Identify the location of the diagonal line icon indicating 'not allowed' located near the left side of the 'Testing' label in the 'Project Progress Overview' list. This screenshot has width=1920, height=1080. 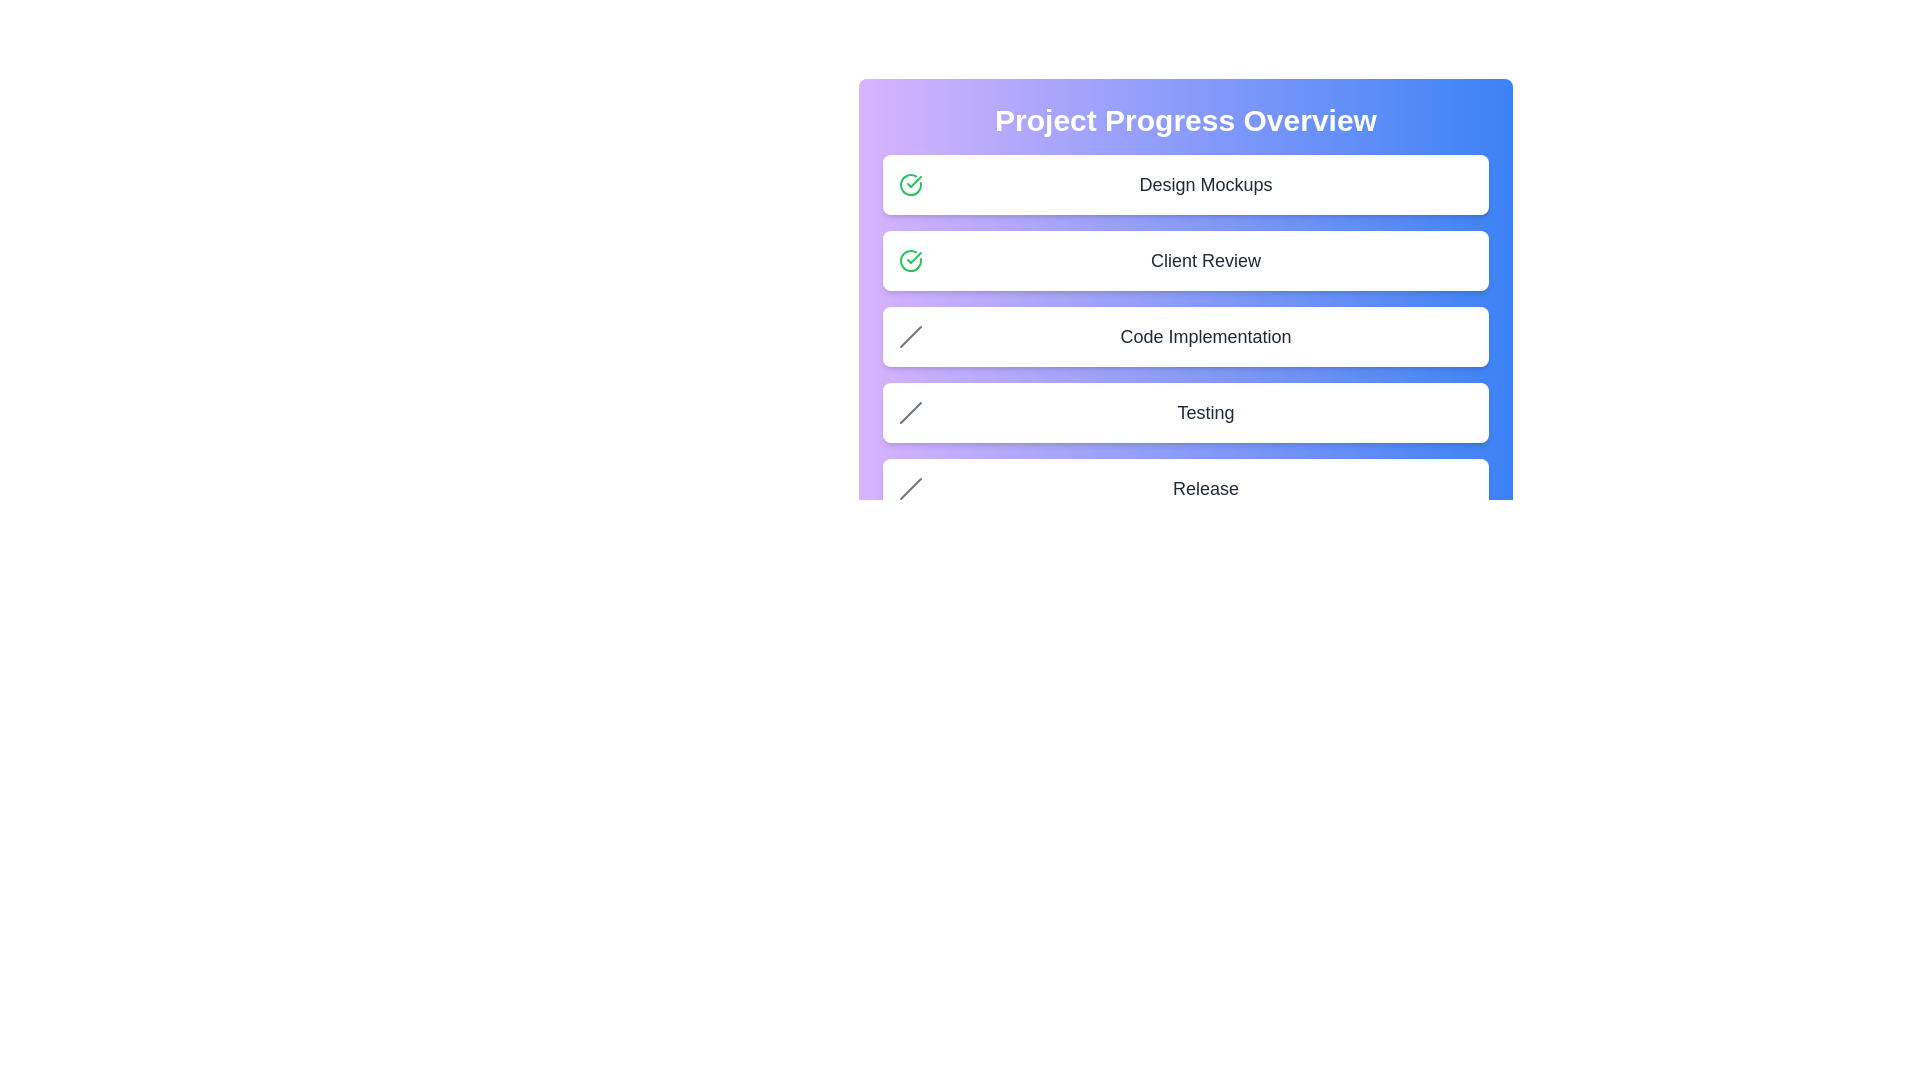
(910, 411).